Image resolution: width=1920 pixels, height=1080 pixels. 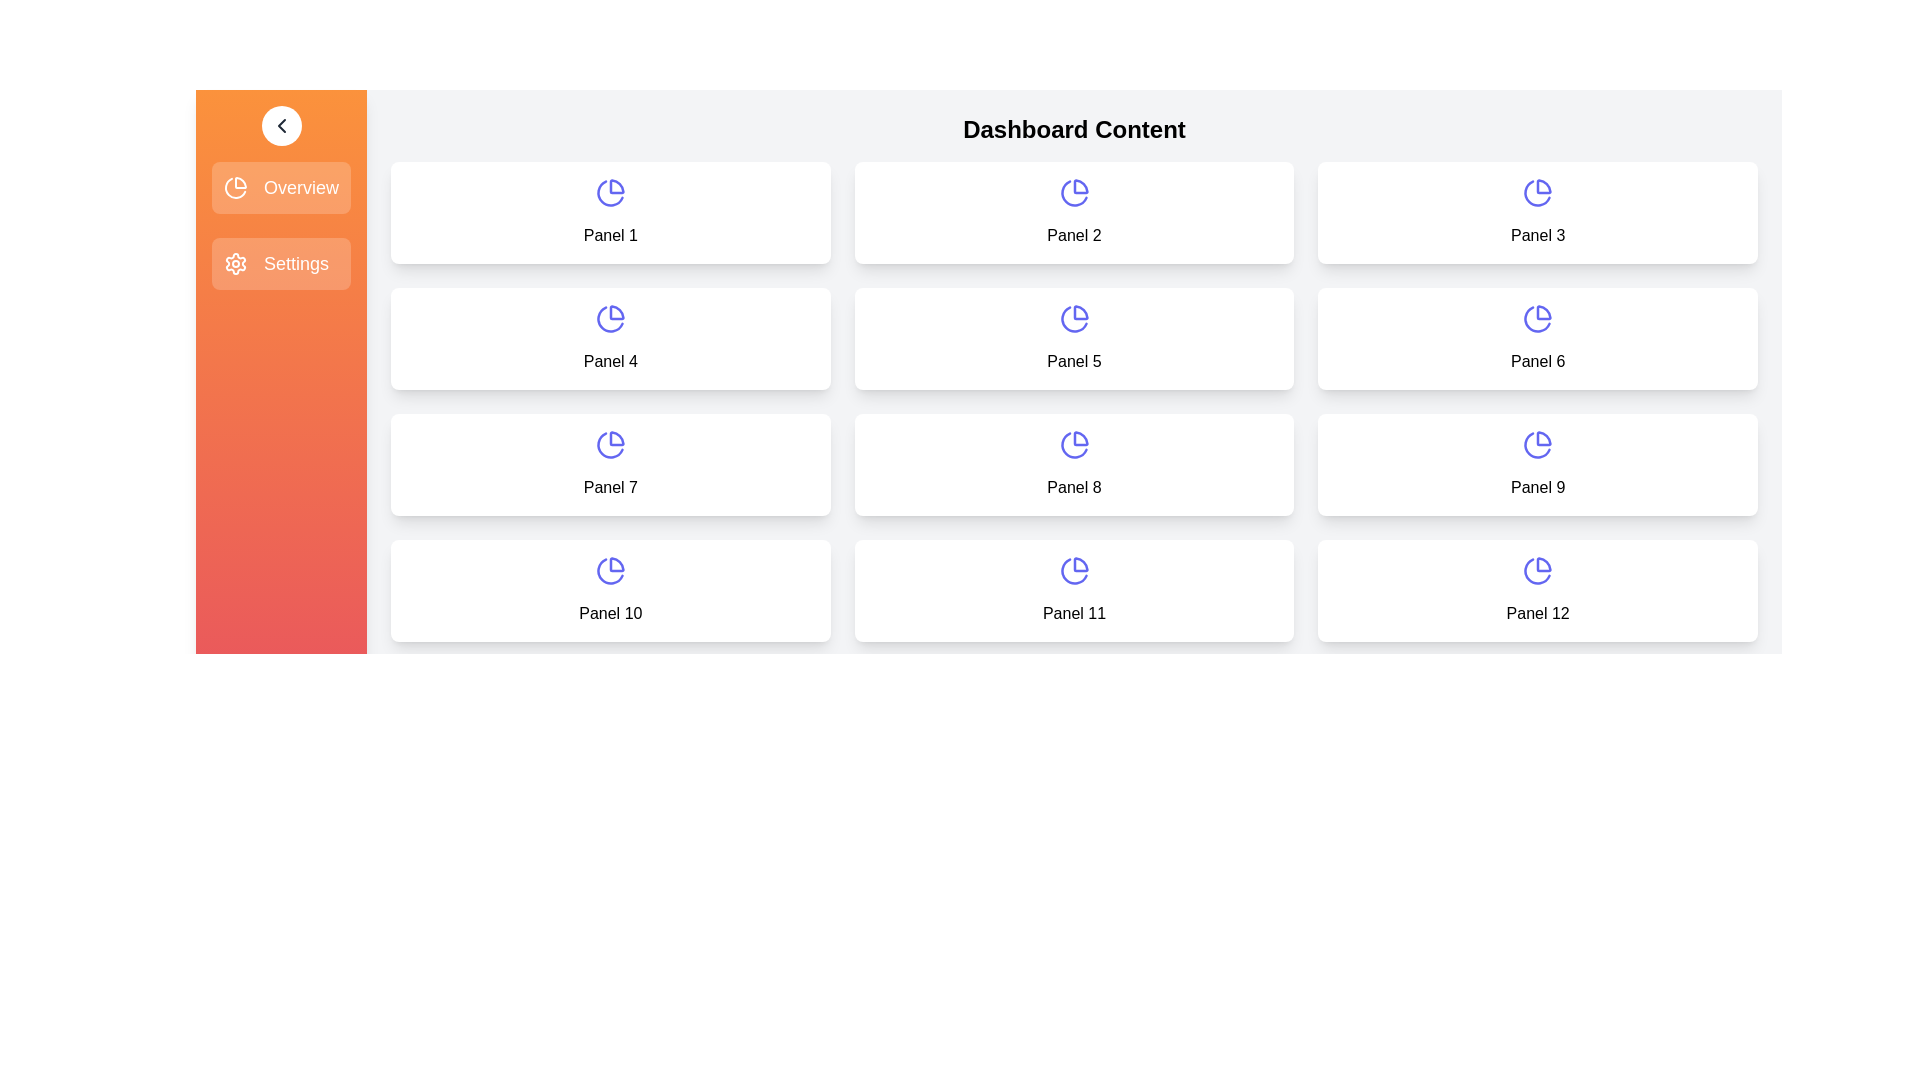 What do you see at coordinates (280, 188) in the screenshot?
I see `the menu option Overview by clicking on it` at bounding box center [280, 188].